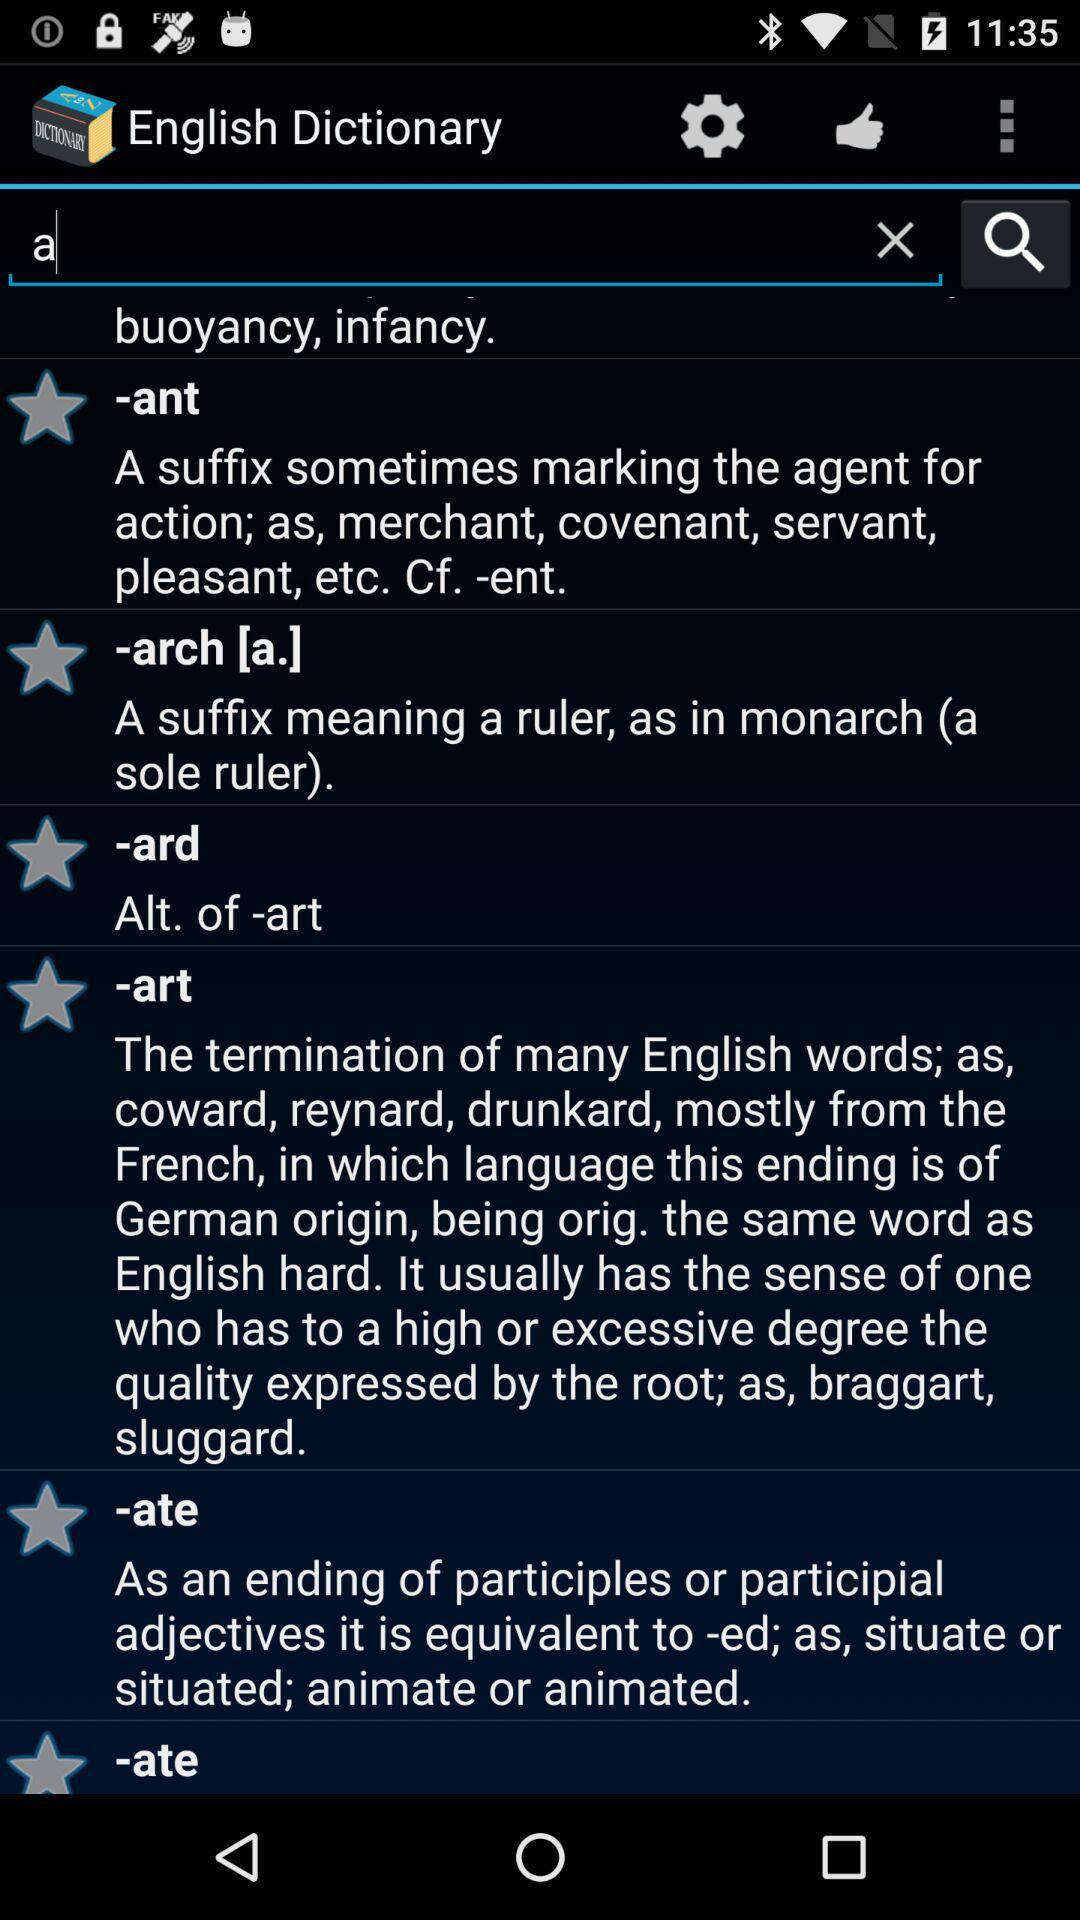 The image size is (1080, 1920). What do you see at coordinates (53, 852) in the screenshot?
I see `icon below the a suffix meaning icon` at bounding box center [53, 852].